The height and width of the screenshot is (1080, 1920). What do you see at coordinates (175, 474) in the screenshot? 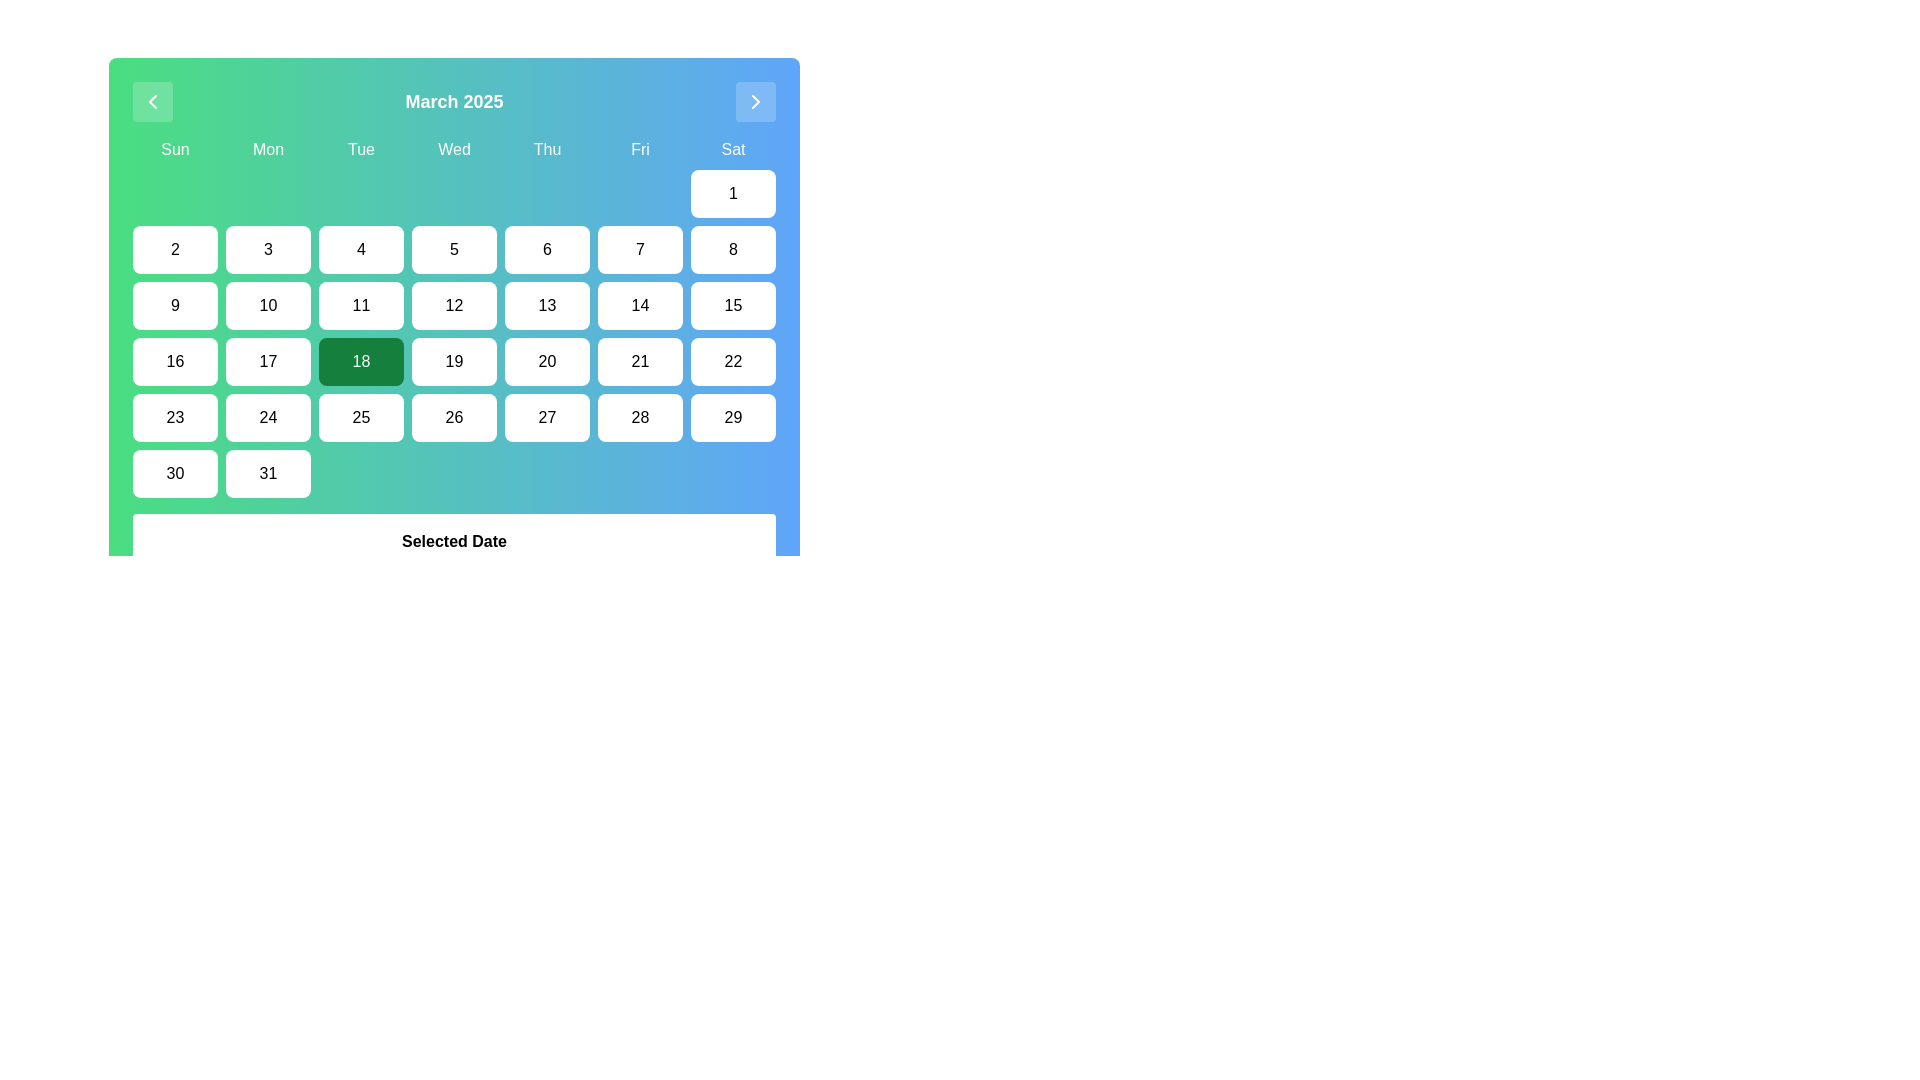
I see `the button representing the 30th day of the current calendar month in the bottom-left corner of the date grid` at bounding box center [175, 474].